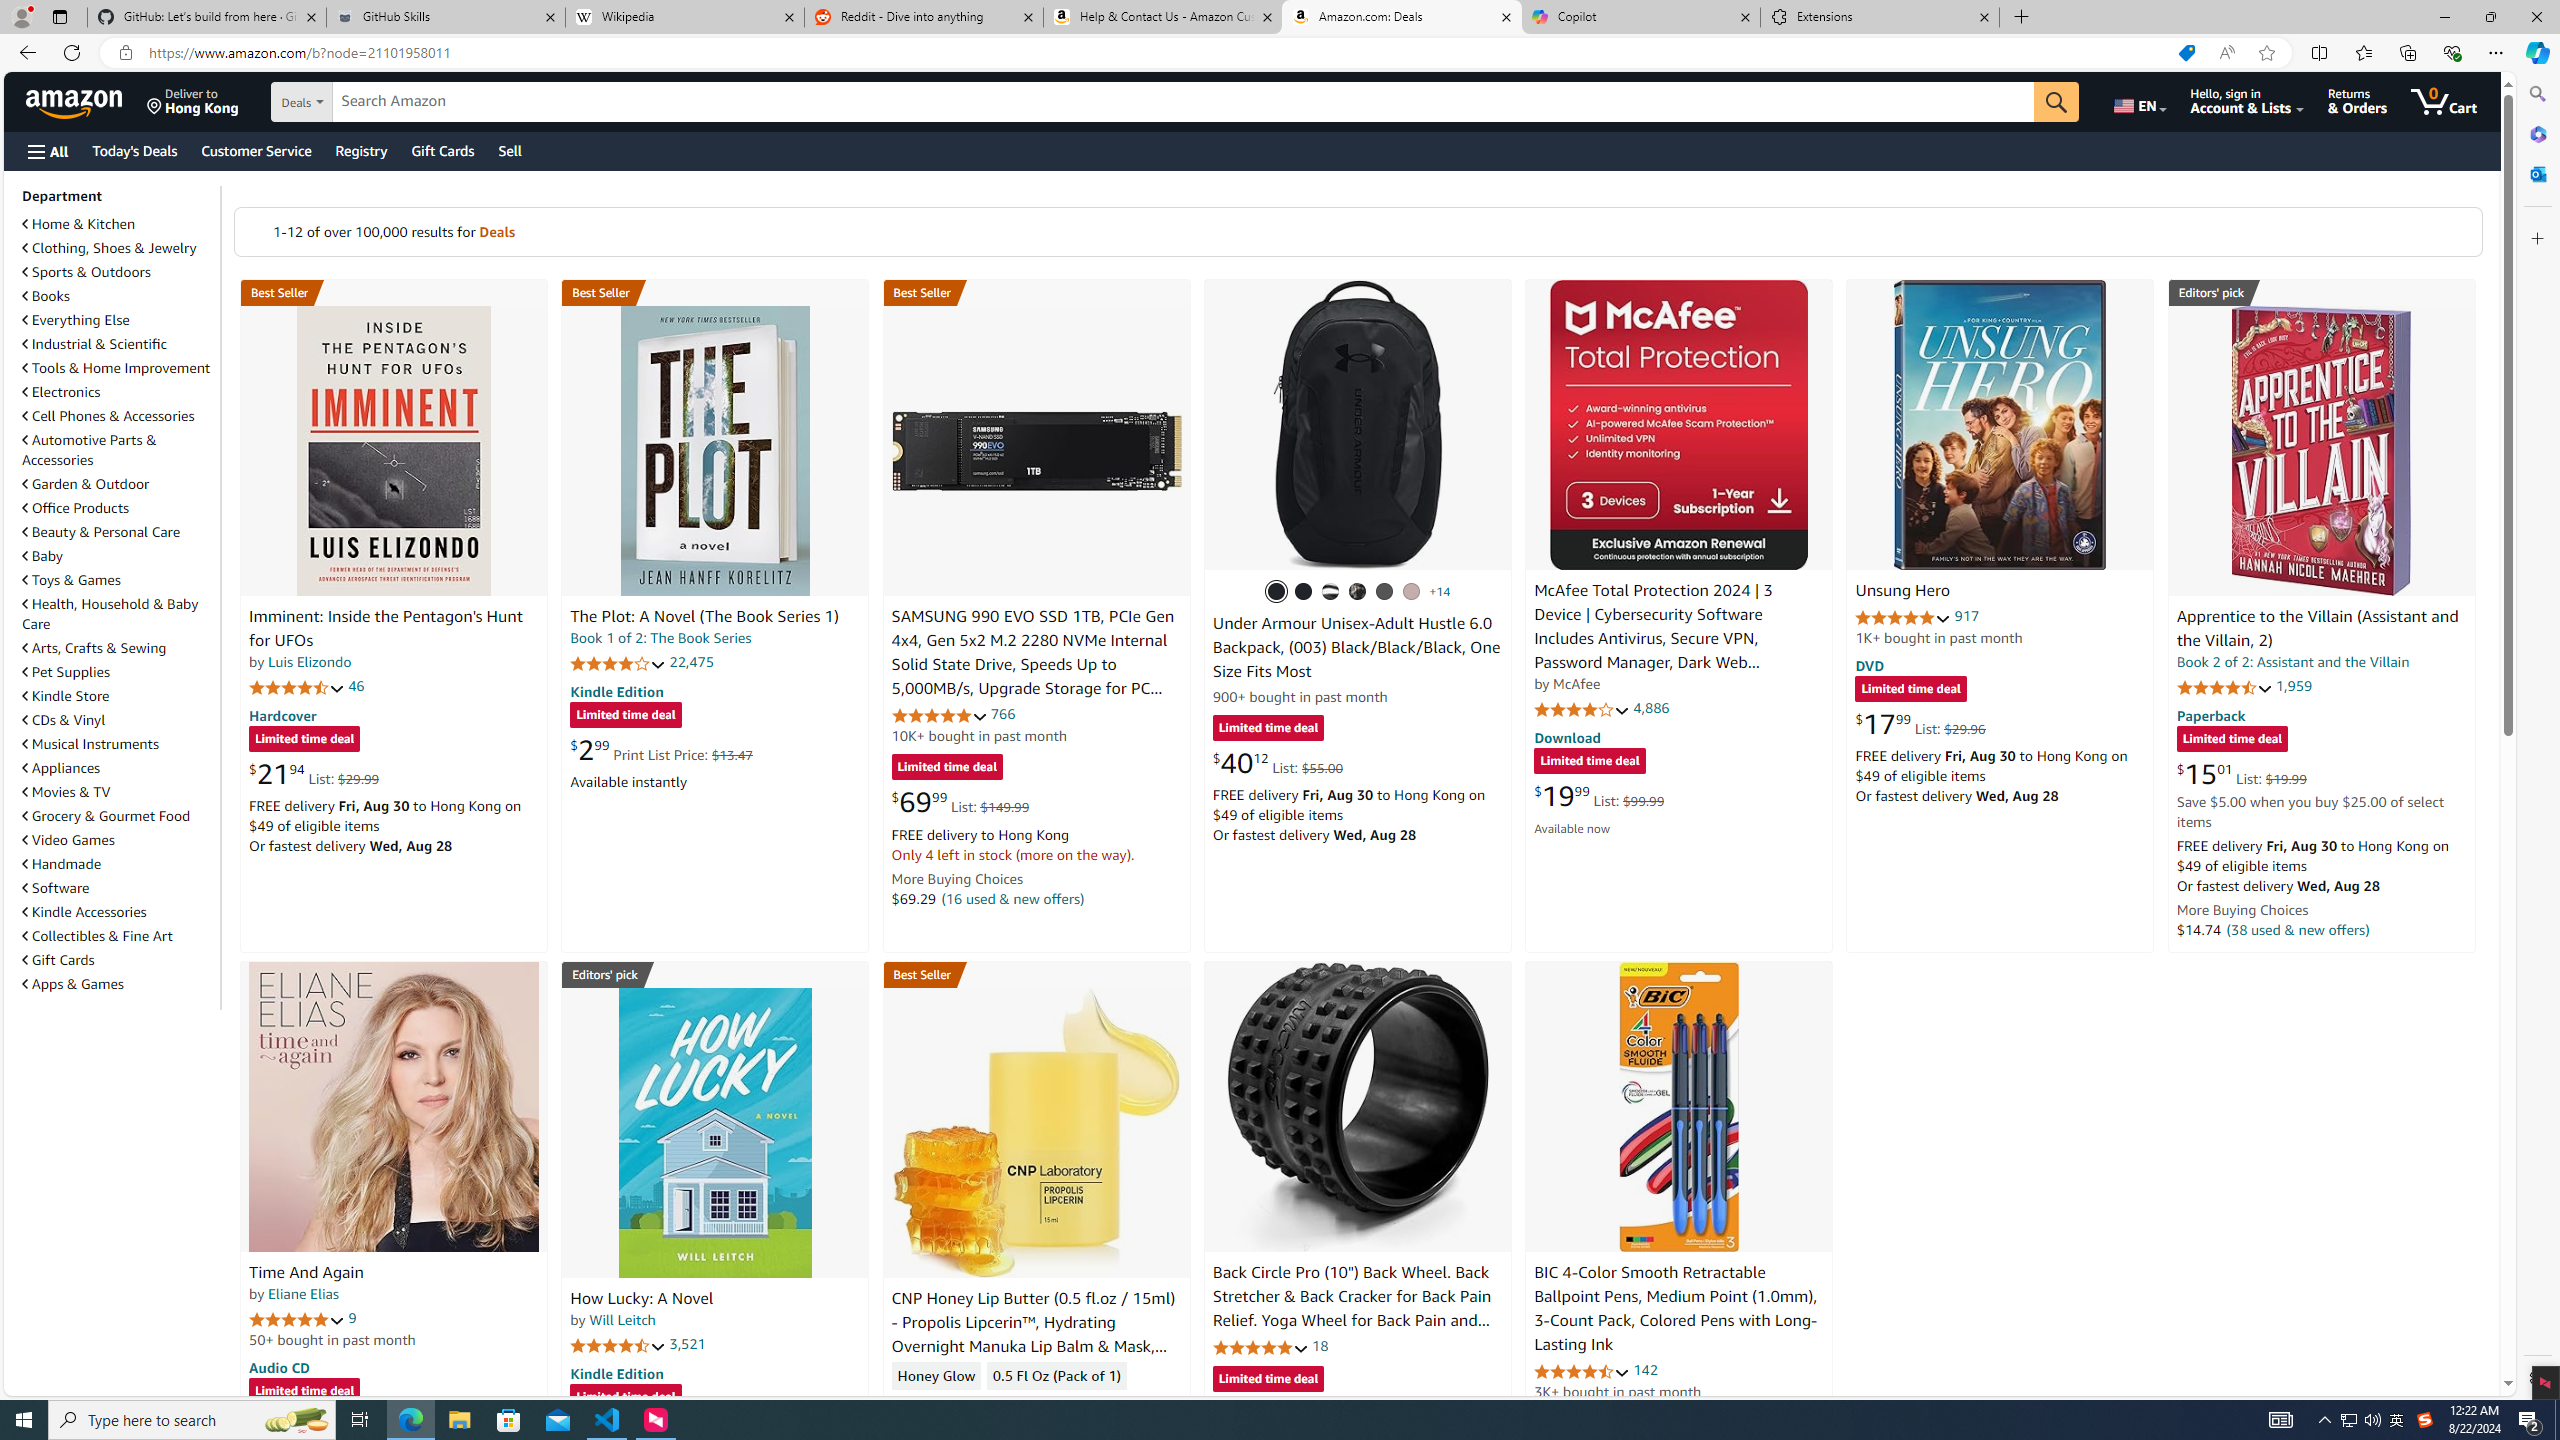 This screenshot has height=1440, width=2560. What do you see at coordinates (2319, 51) in the screenshot?
I see `'Split screen'` at bounding box center [2319, 51].